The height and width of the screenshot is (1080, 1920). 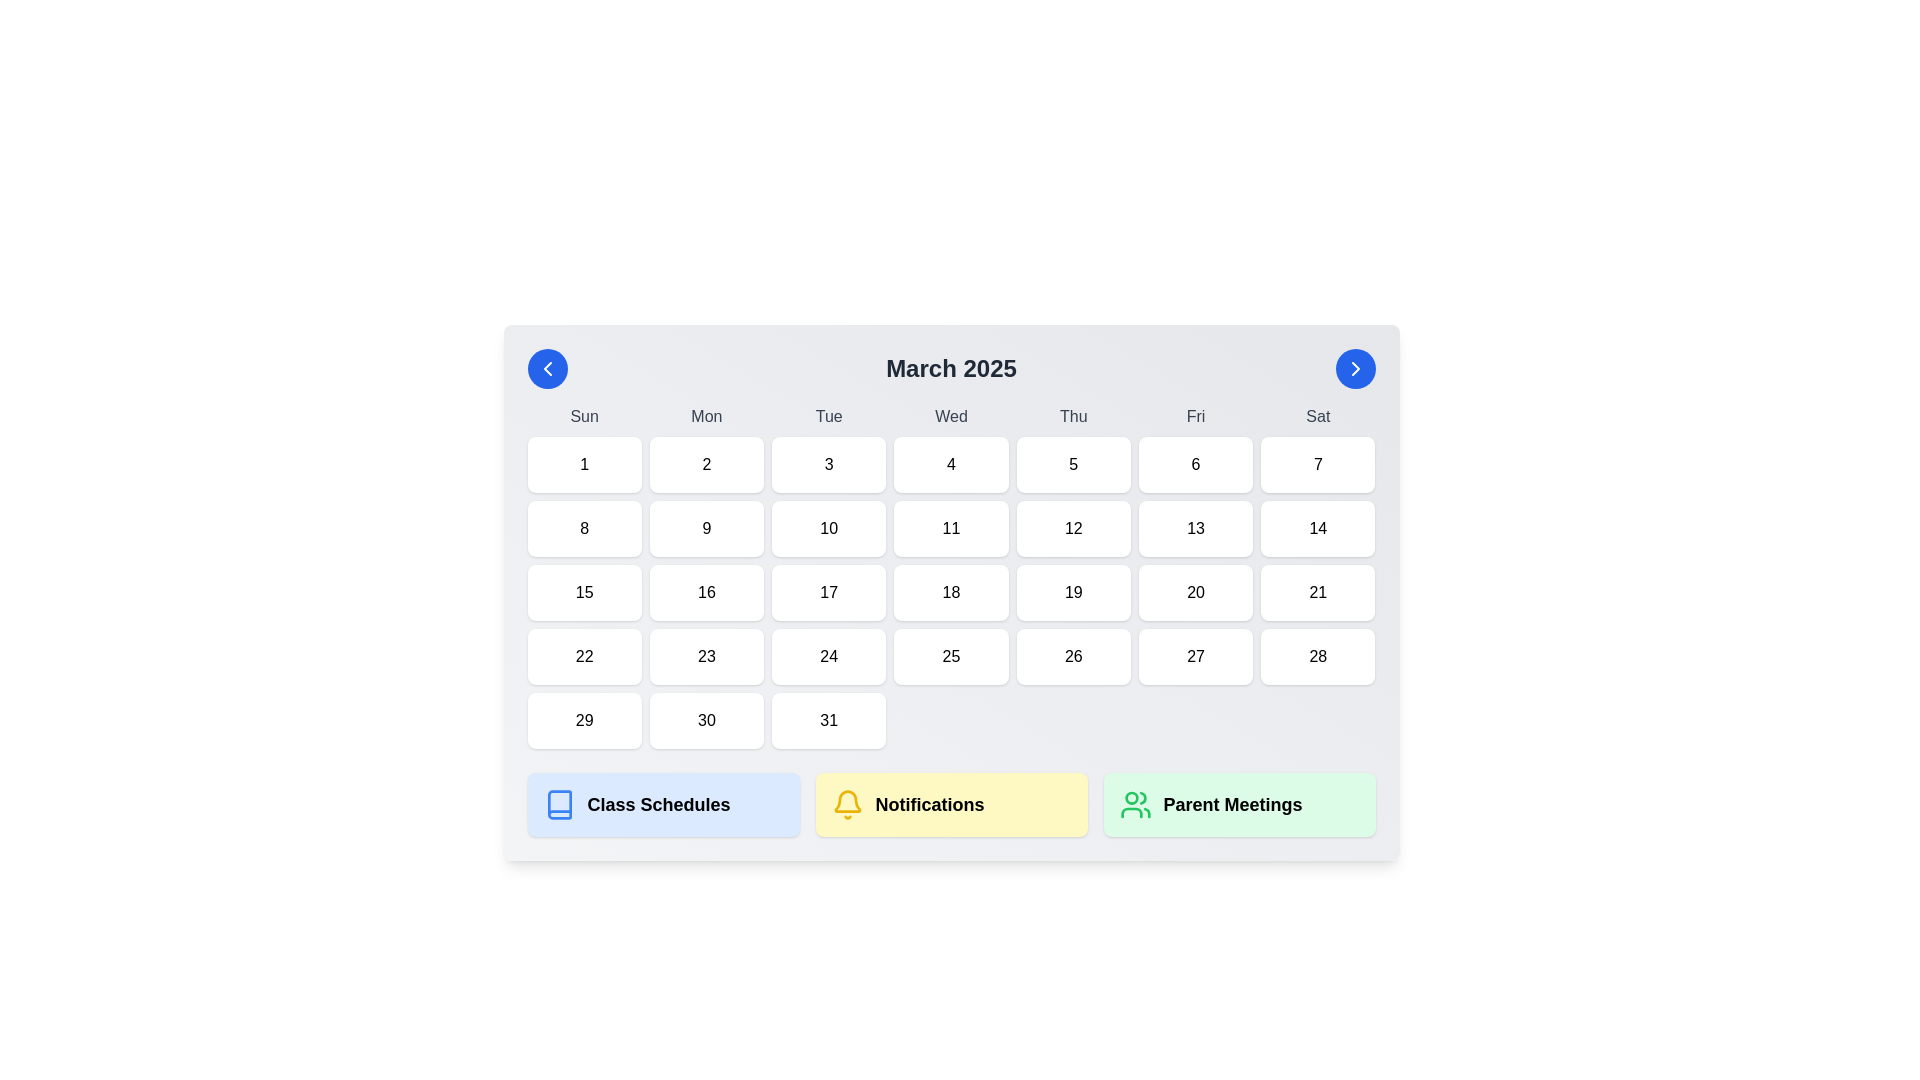 I want to click on the static text element displaying the number '28' in the Saturday column of the calendar grid, so click(x=1318, y=656).